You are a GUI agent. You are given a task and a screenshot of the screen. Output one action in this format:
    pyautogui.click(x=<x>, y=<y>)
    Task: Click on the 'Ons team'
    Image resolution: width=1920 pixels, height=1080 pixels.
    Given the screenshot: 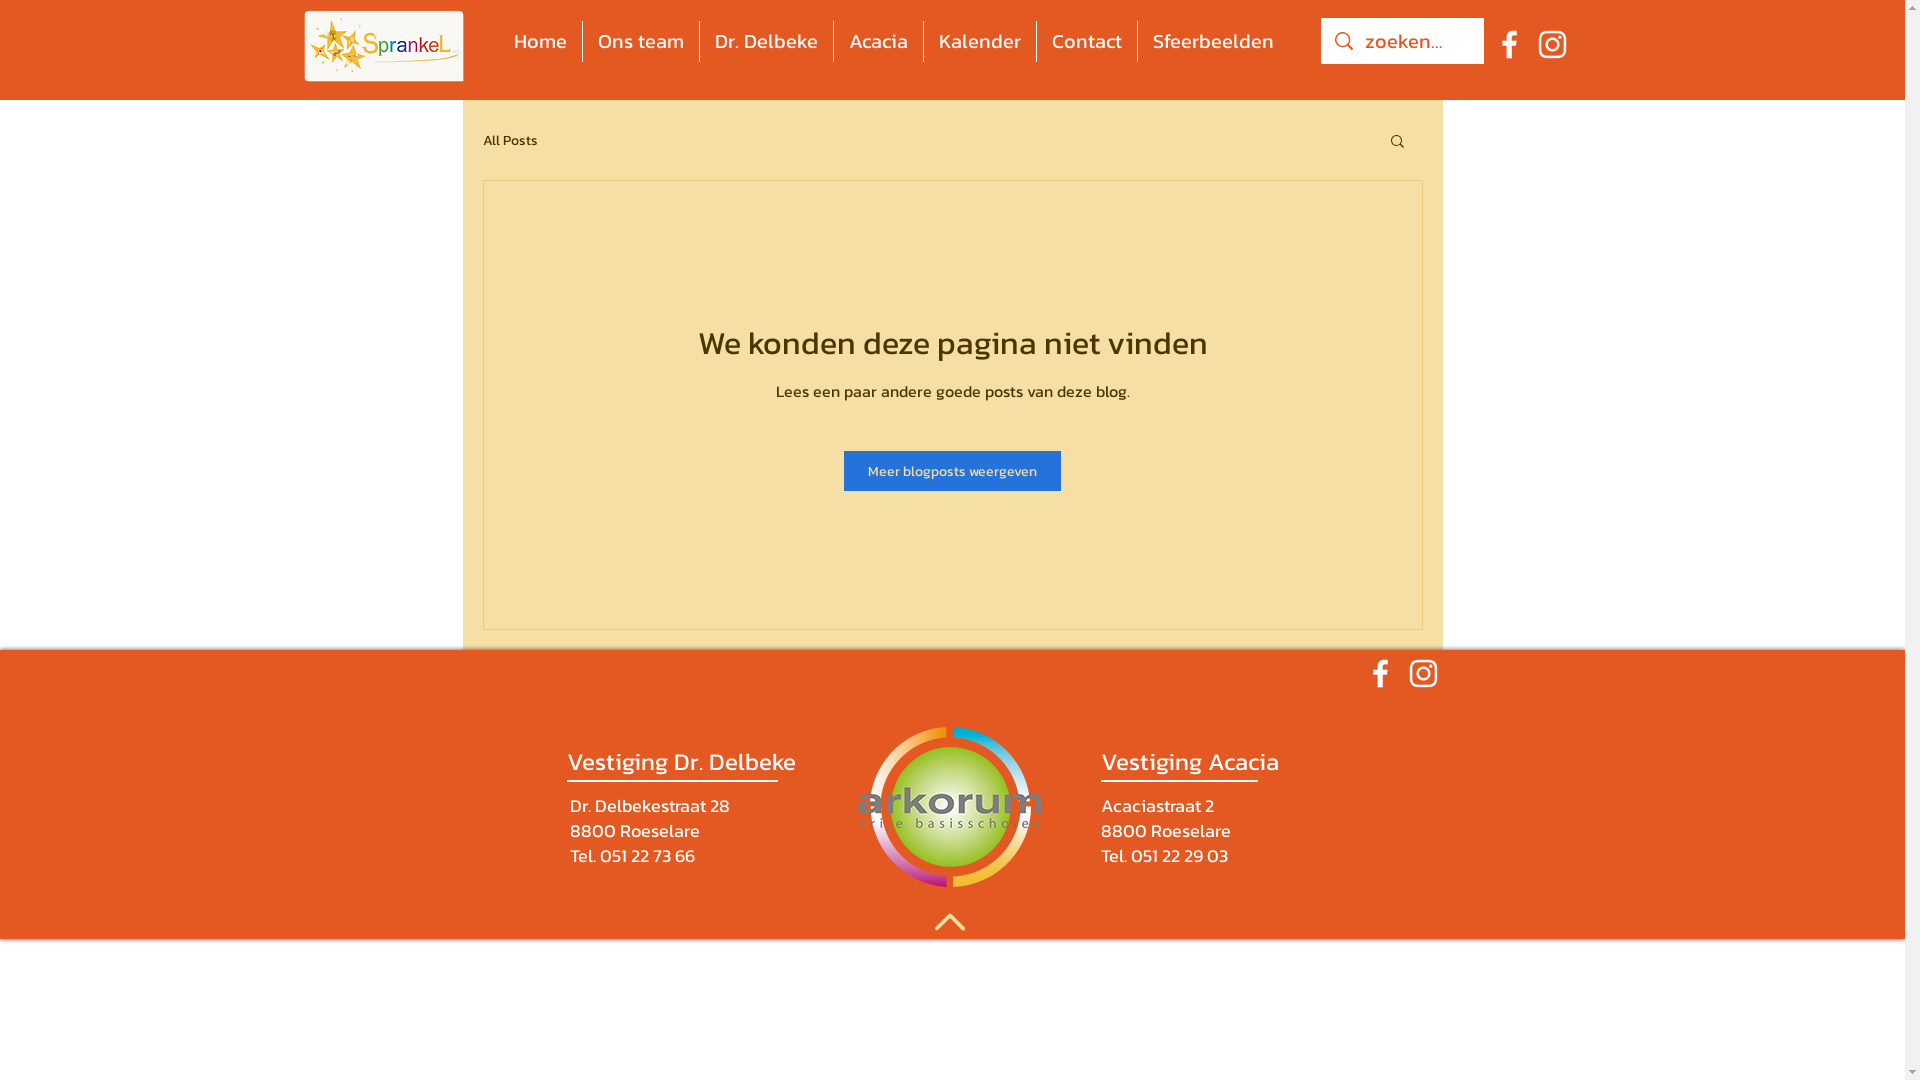 What is the action you would take?
    pyautogui.click(x=641, y=41)
    